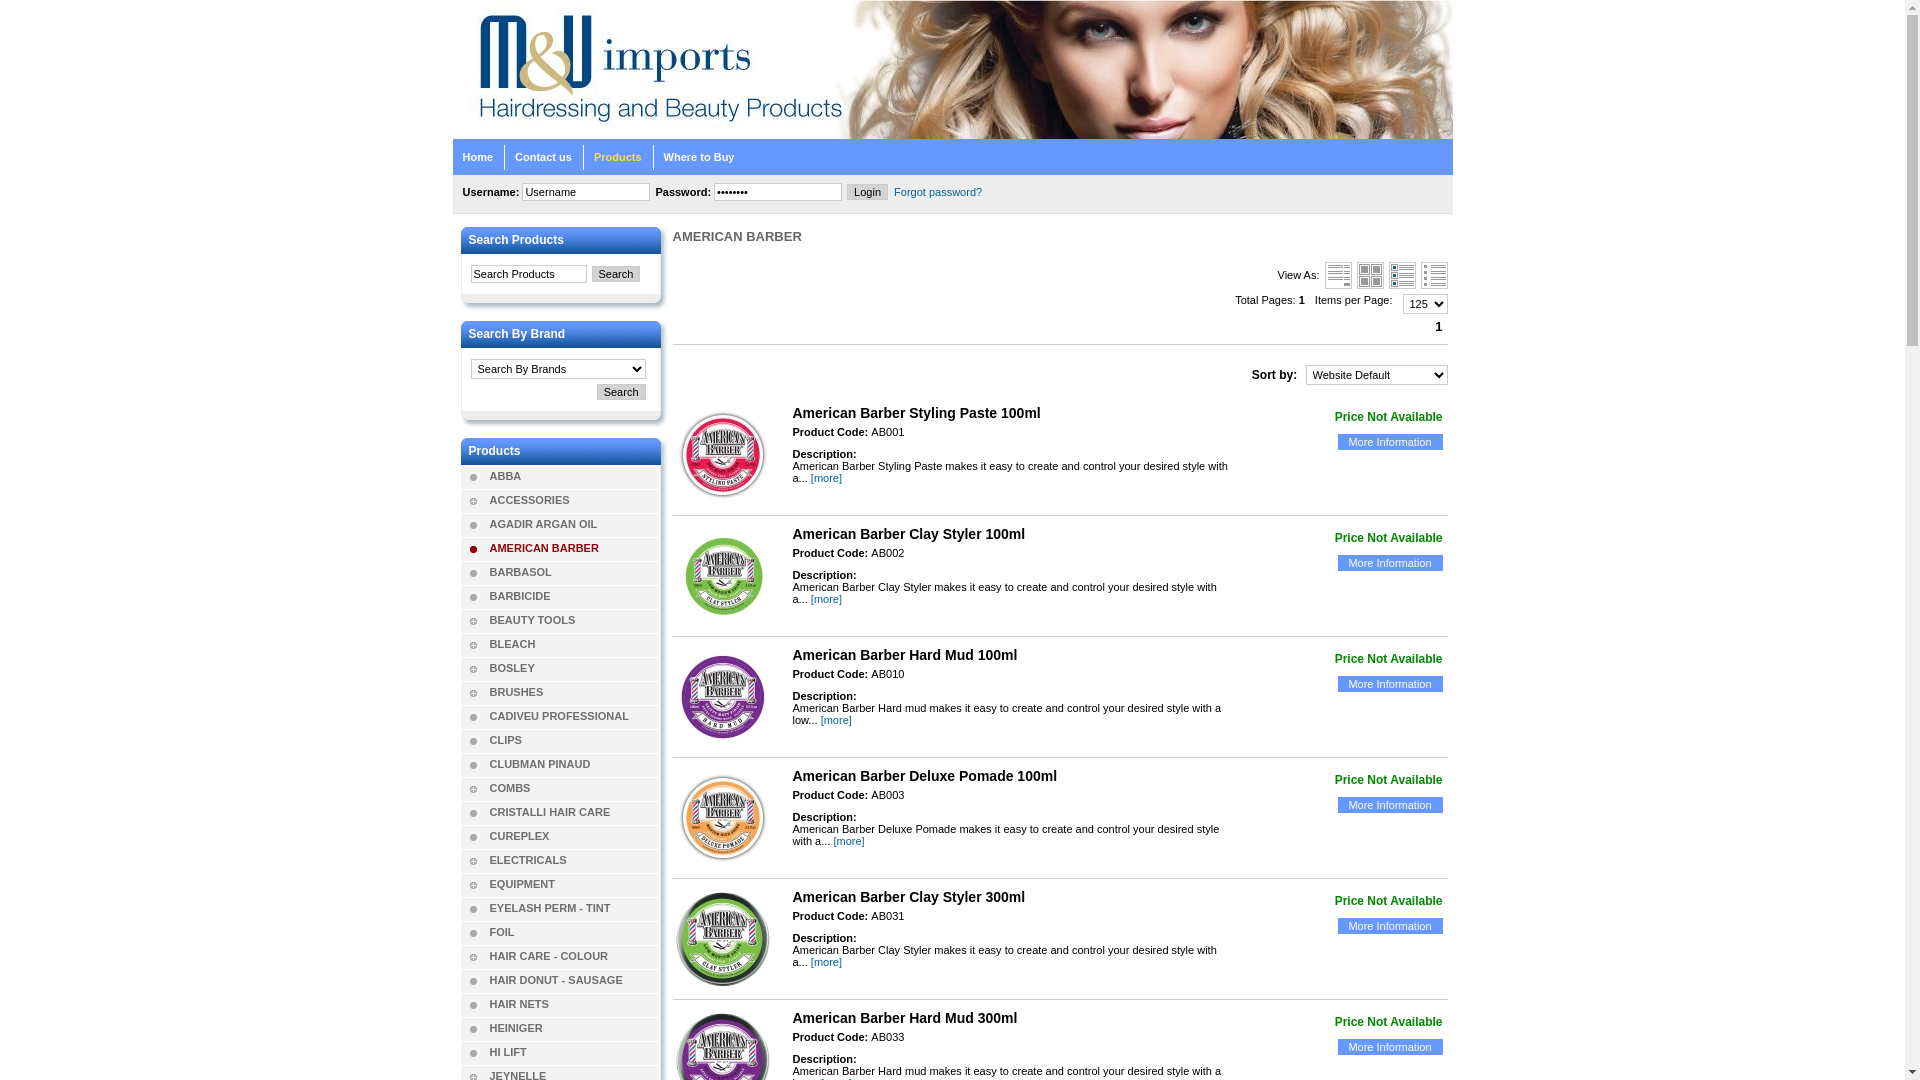 The image size is (1920, 1080). I want to click on 'Contact us', so click(504, 156).